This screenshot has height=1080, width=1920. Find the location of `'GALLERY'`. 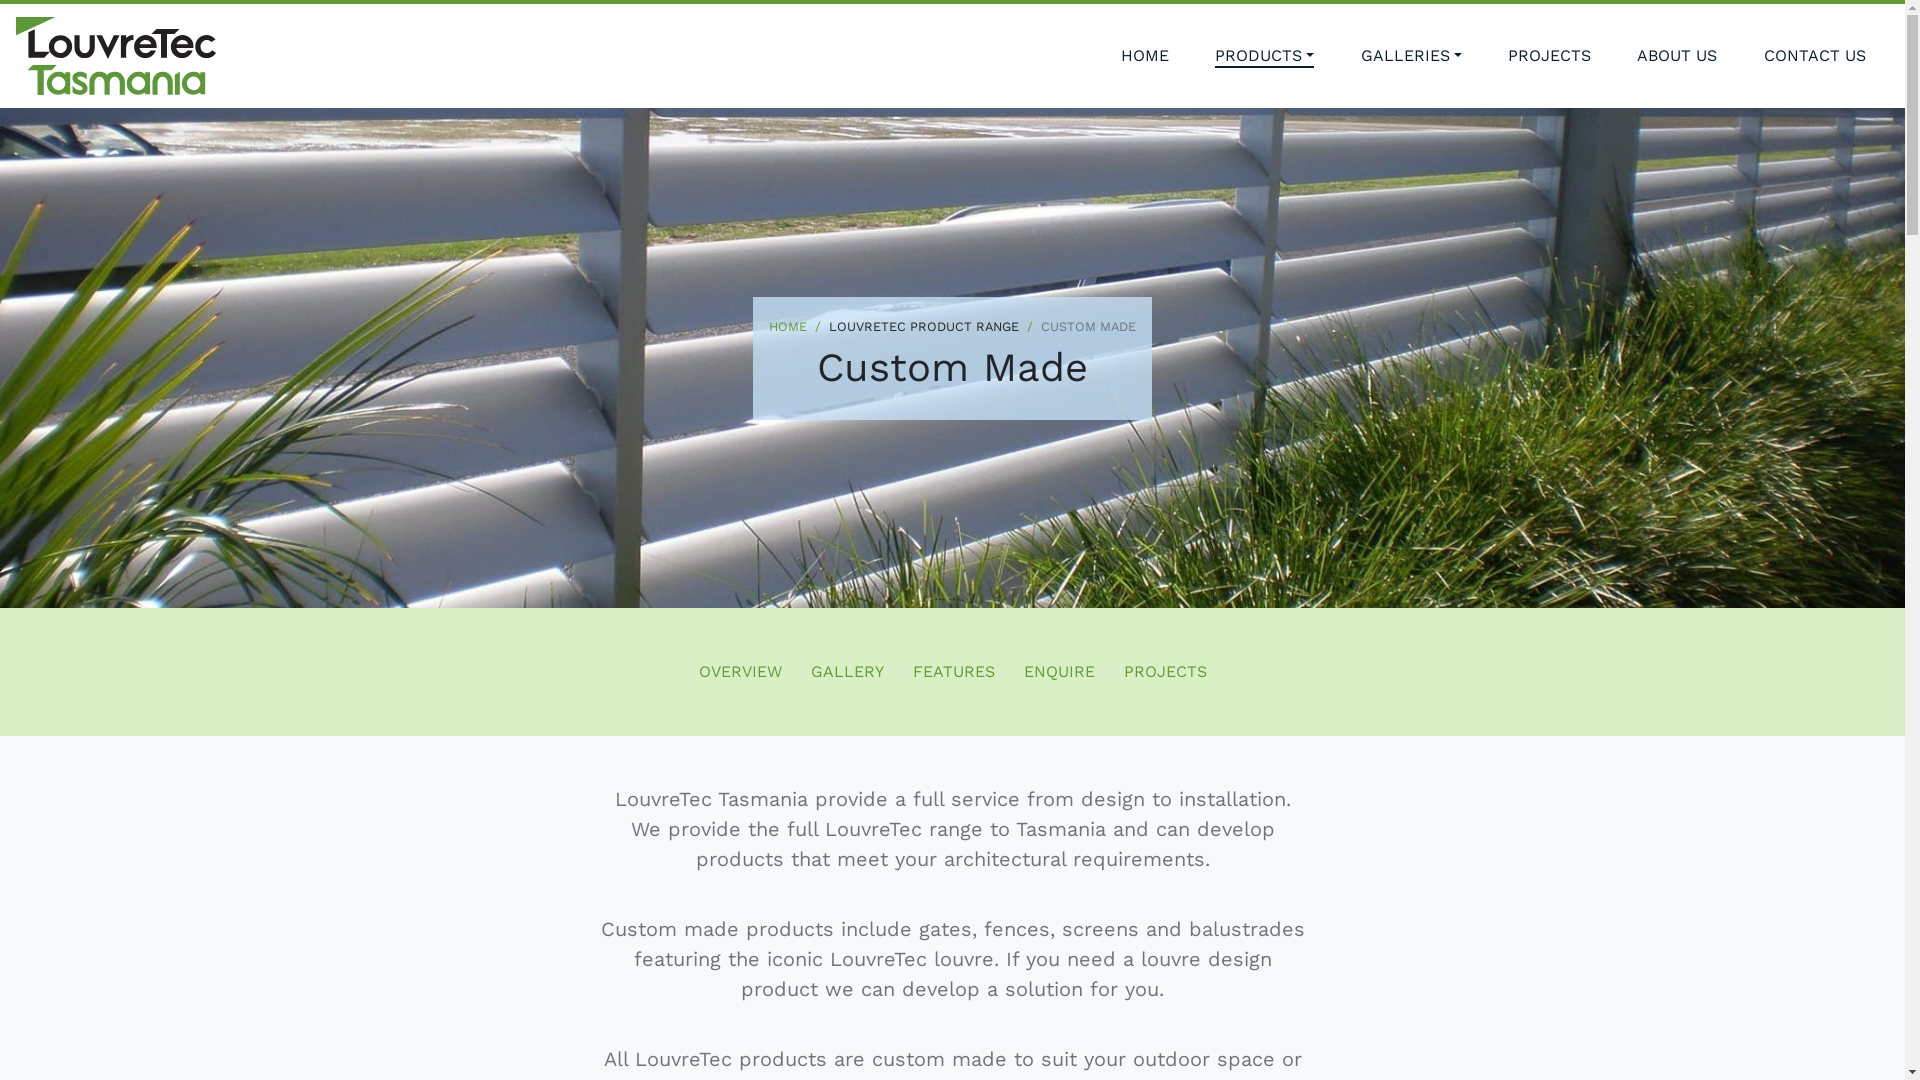

'GALLERY' is located at coordinates (846, 671).